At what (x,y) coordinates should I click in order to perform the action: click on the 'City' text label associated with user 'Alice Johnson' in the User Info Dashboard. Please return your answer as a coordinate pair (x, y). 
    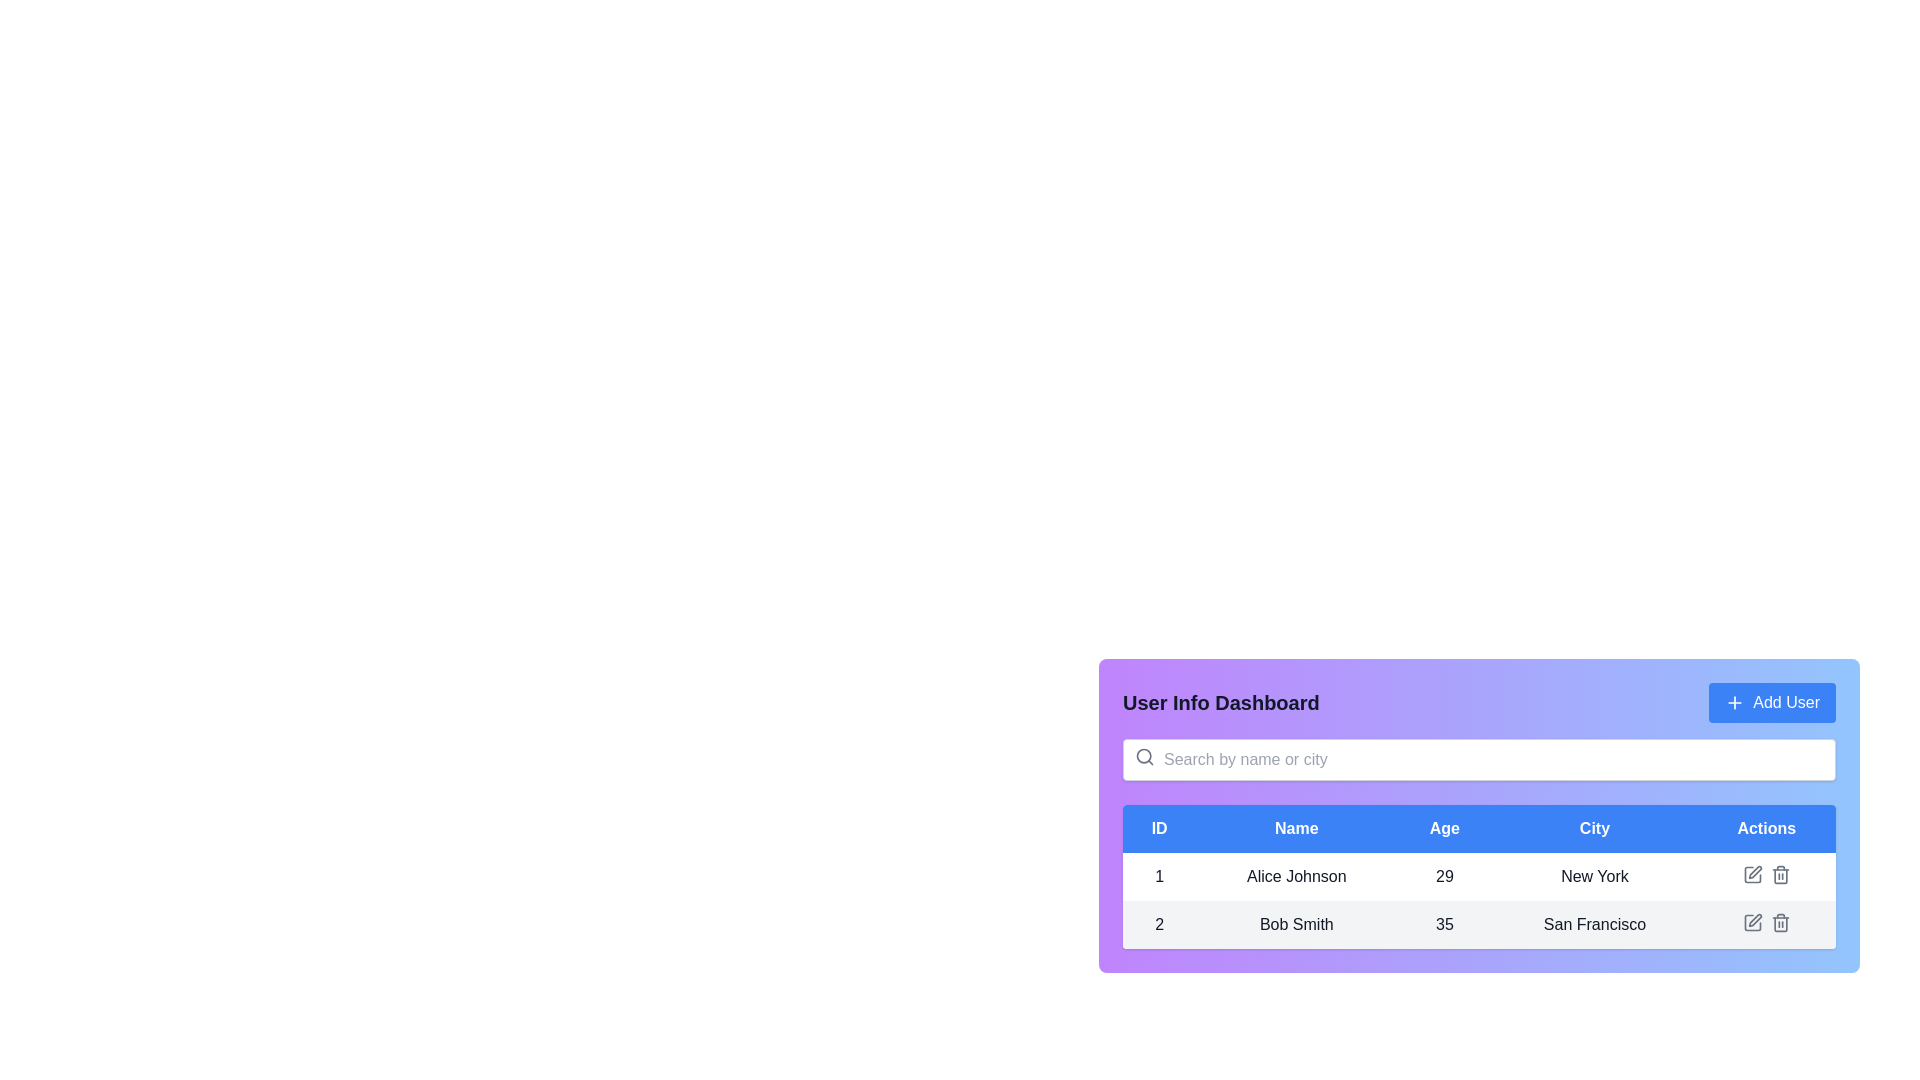
    Looking at the image, I should click on (1593, 875).